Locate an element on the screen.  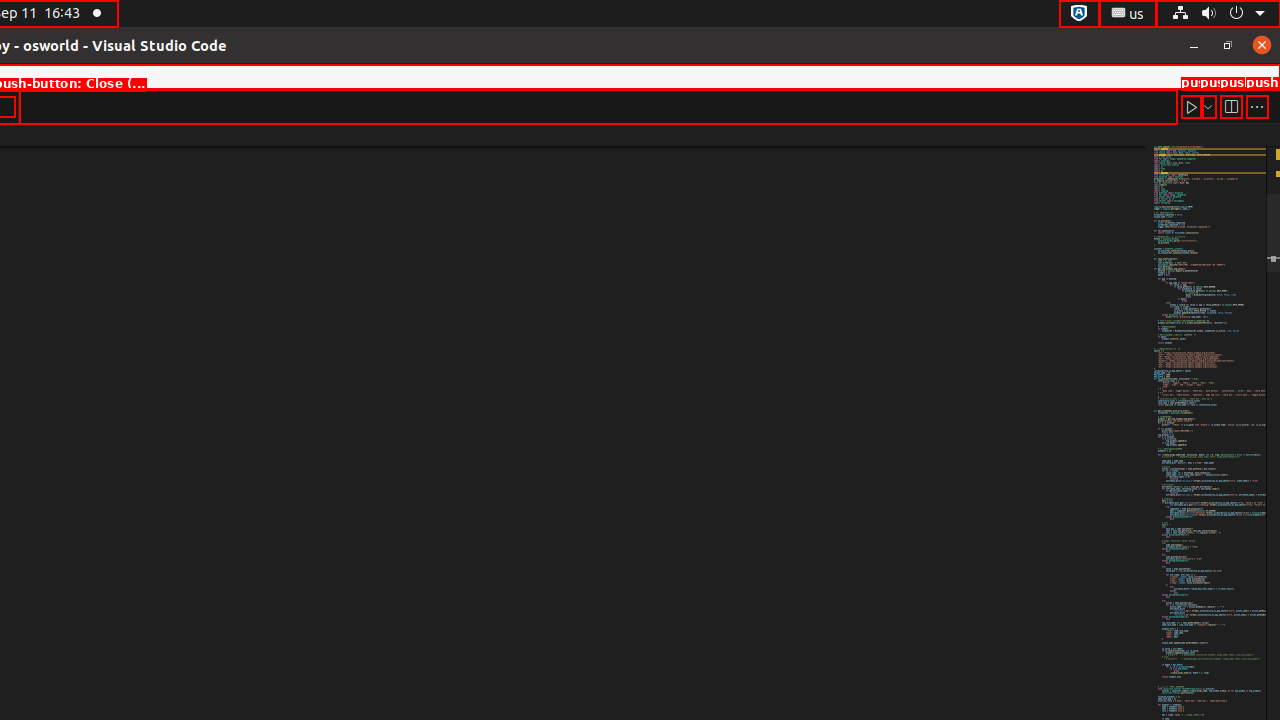
'Split Editor Right (Ctrl+\) [Alt] Split Editor Down' is located at coordinates (1229, 106).